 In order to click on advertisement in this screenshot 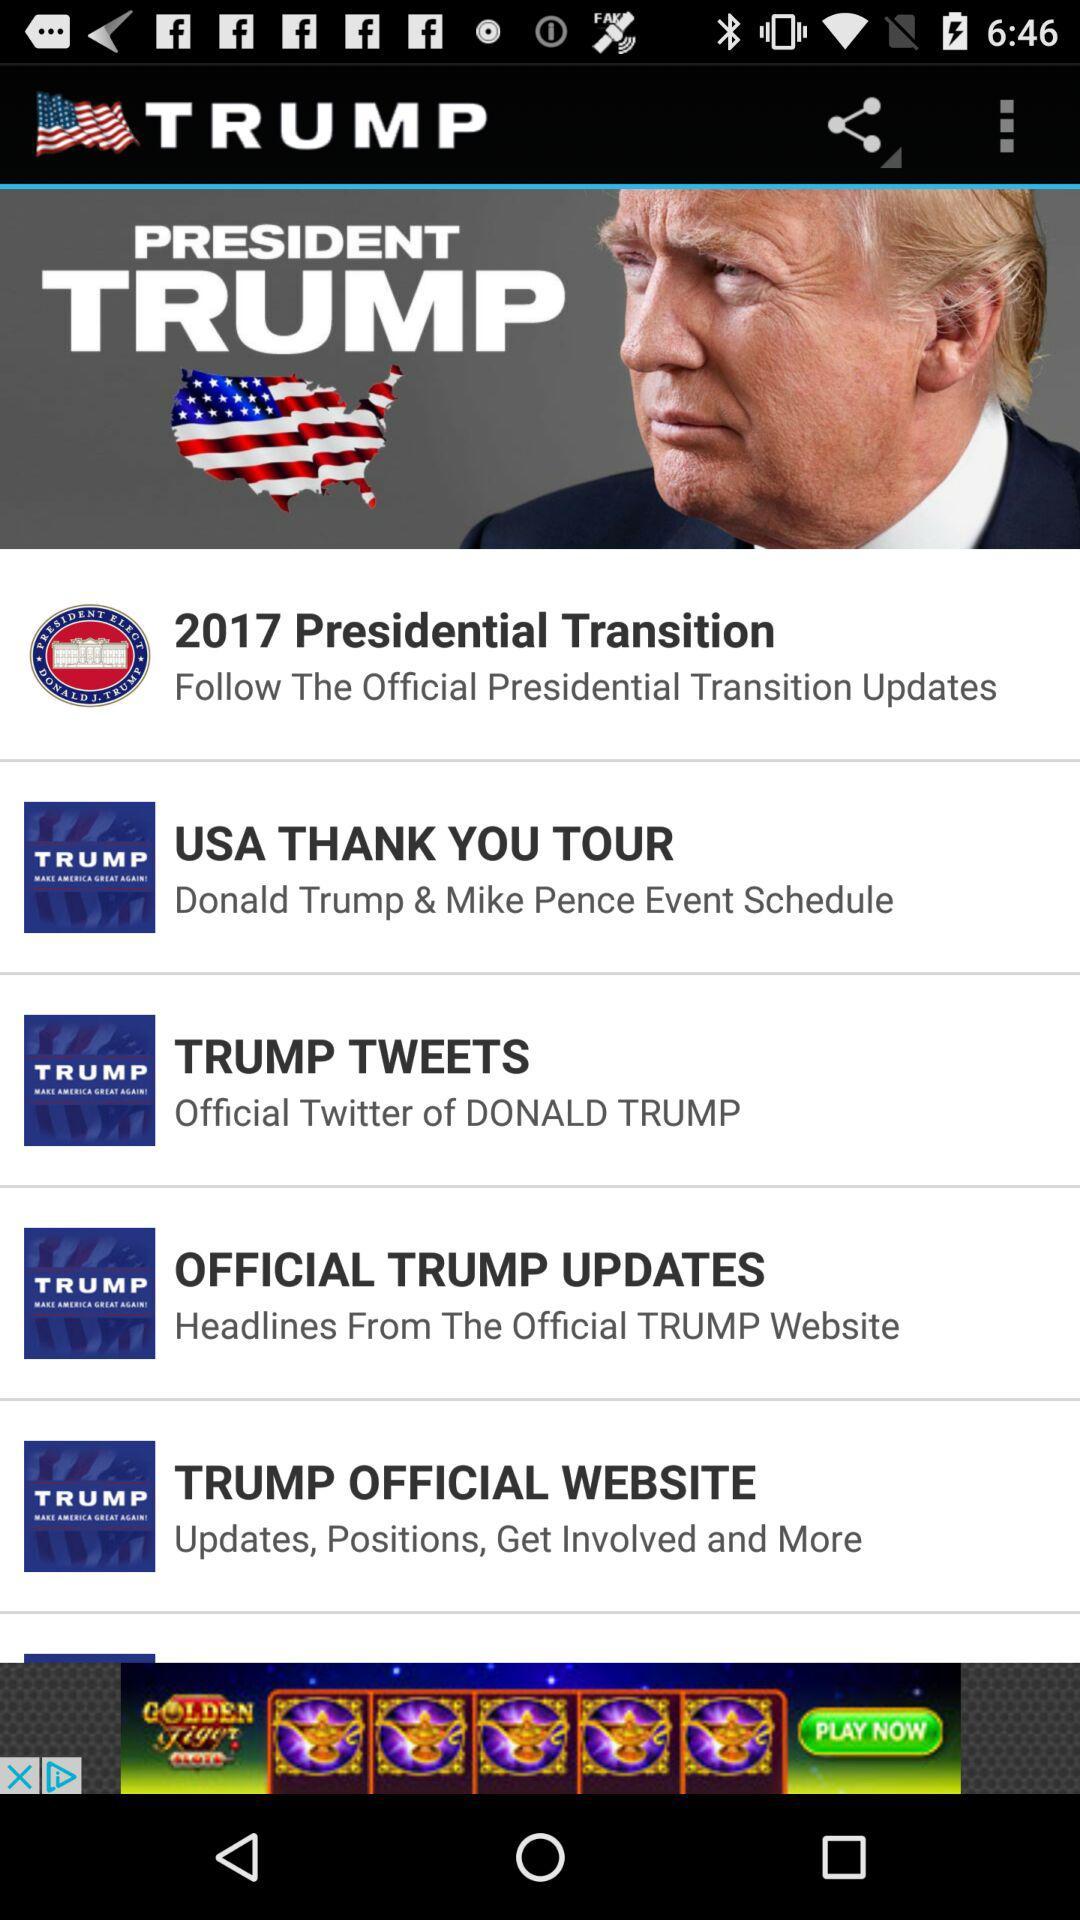, I will do `click(540, 1727)`.